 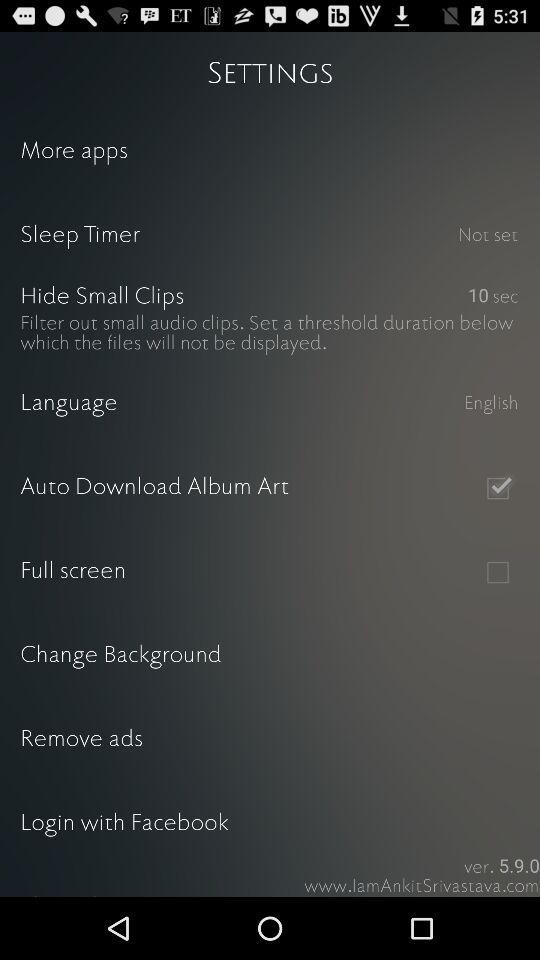 What do you see at coordinates (496, 572) in the screenshot?
I see `item next to the full screen icon` at bounding box center [496, 572].